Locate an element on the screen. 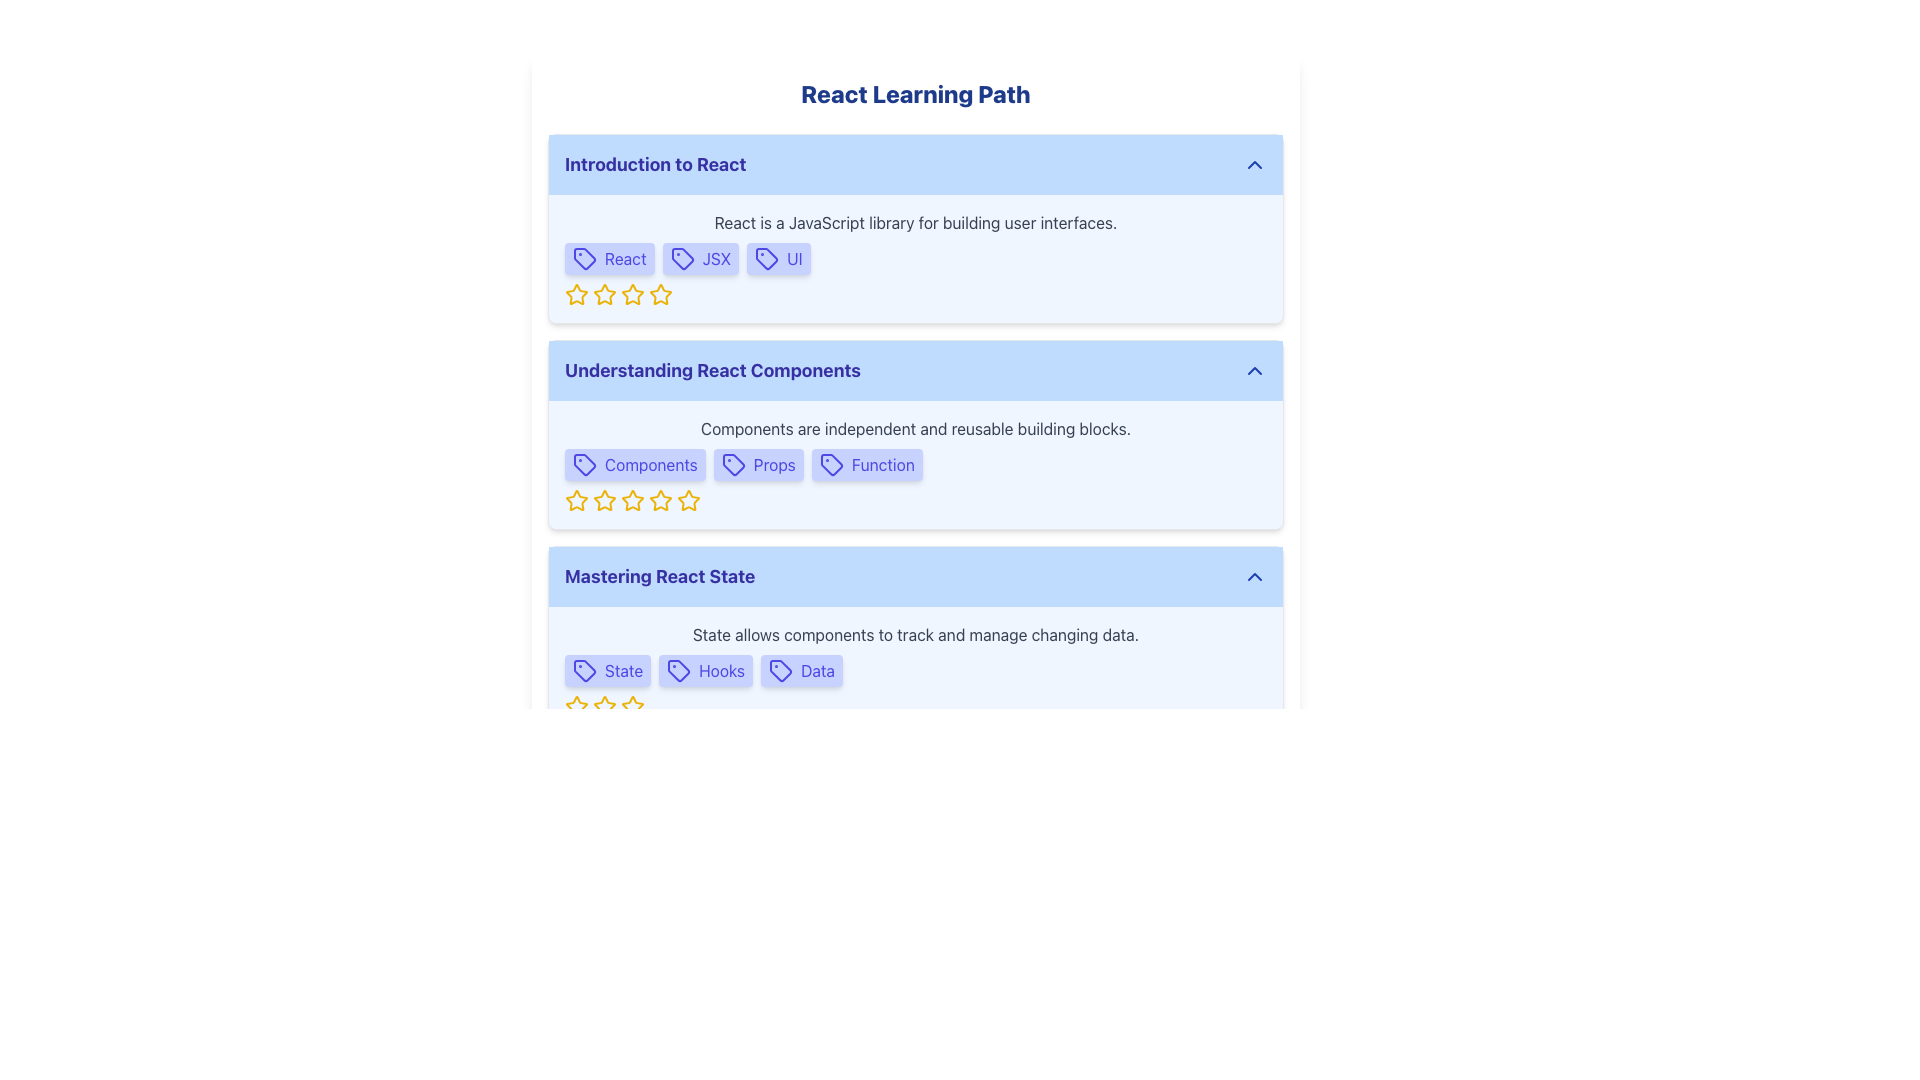  the text and icon of the 'Hooks' badge, which is the second badge in a horizontal arrangement of three badges labeled 'State', 'Hooks', and 'Data' within the 'Mastering React State' section is located at coordinates (706, 671).